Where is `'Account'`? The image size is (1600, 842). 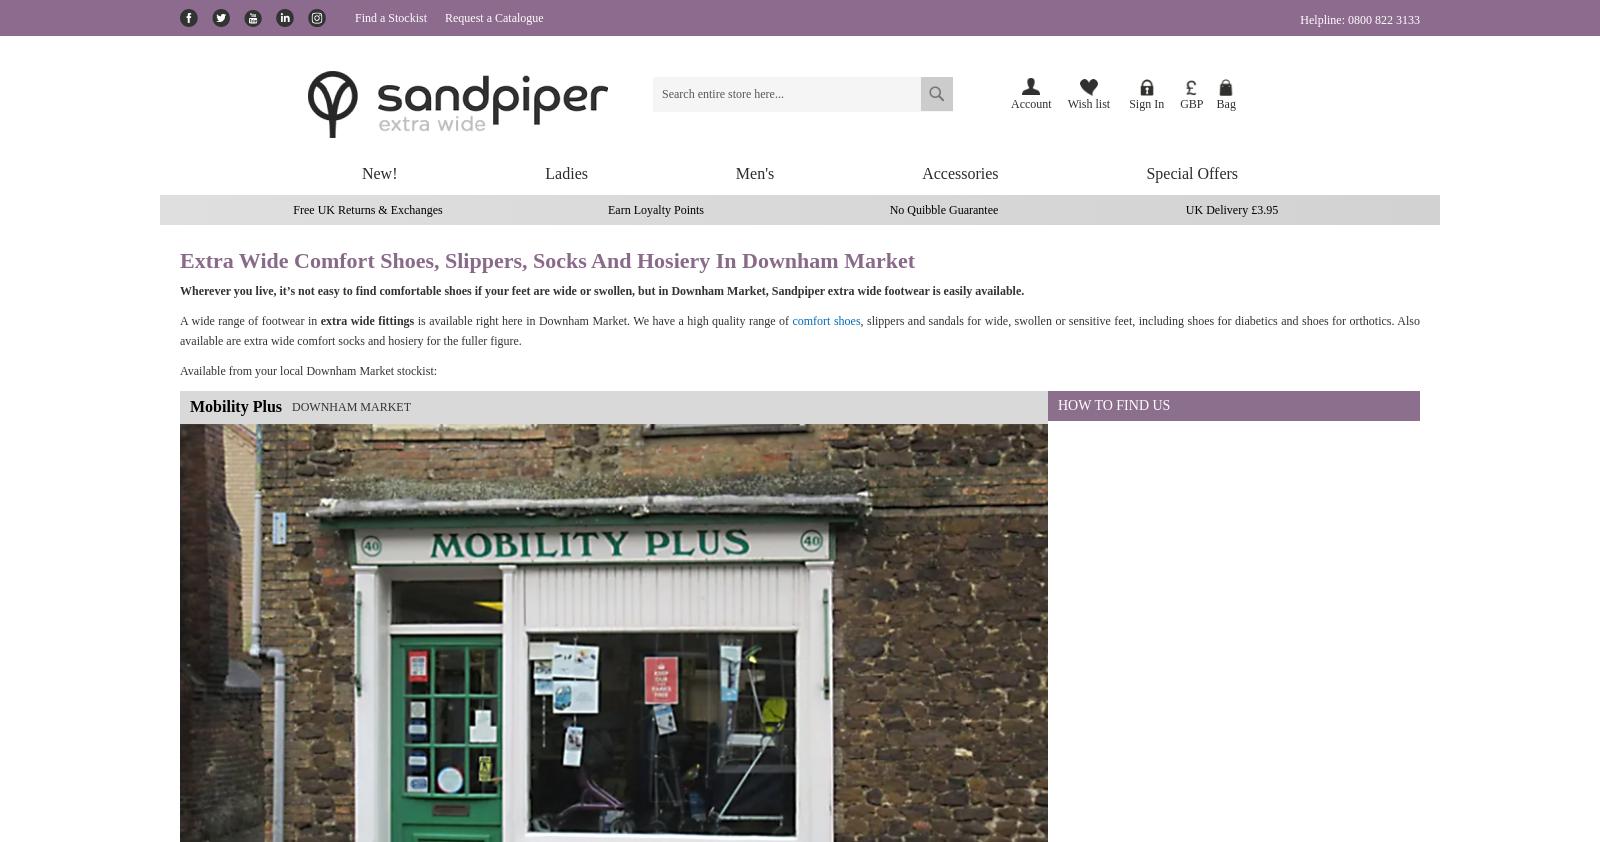 'Account' is located at coordinates (1031, 102).